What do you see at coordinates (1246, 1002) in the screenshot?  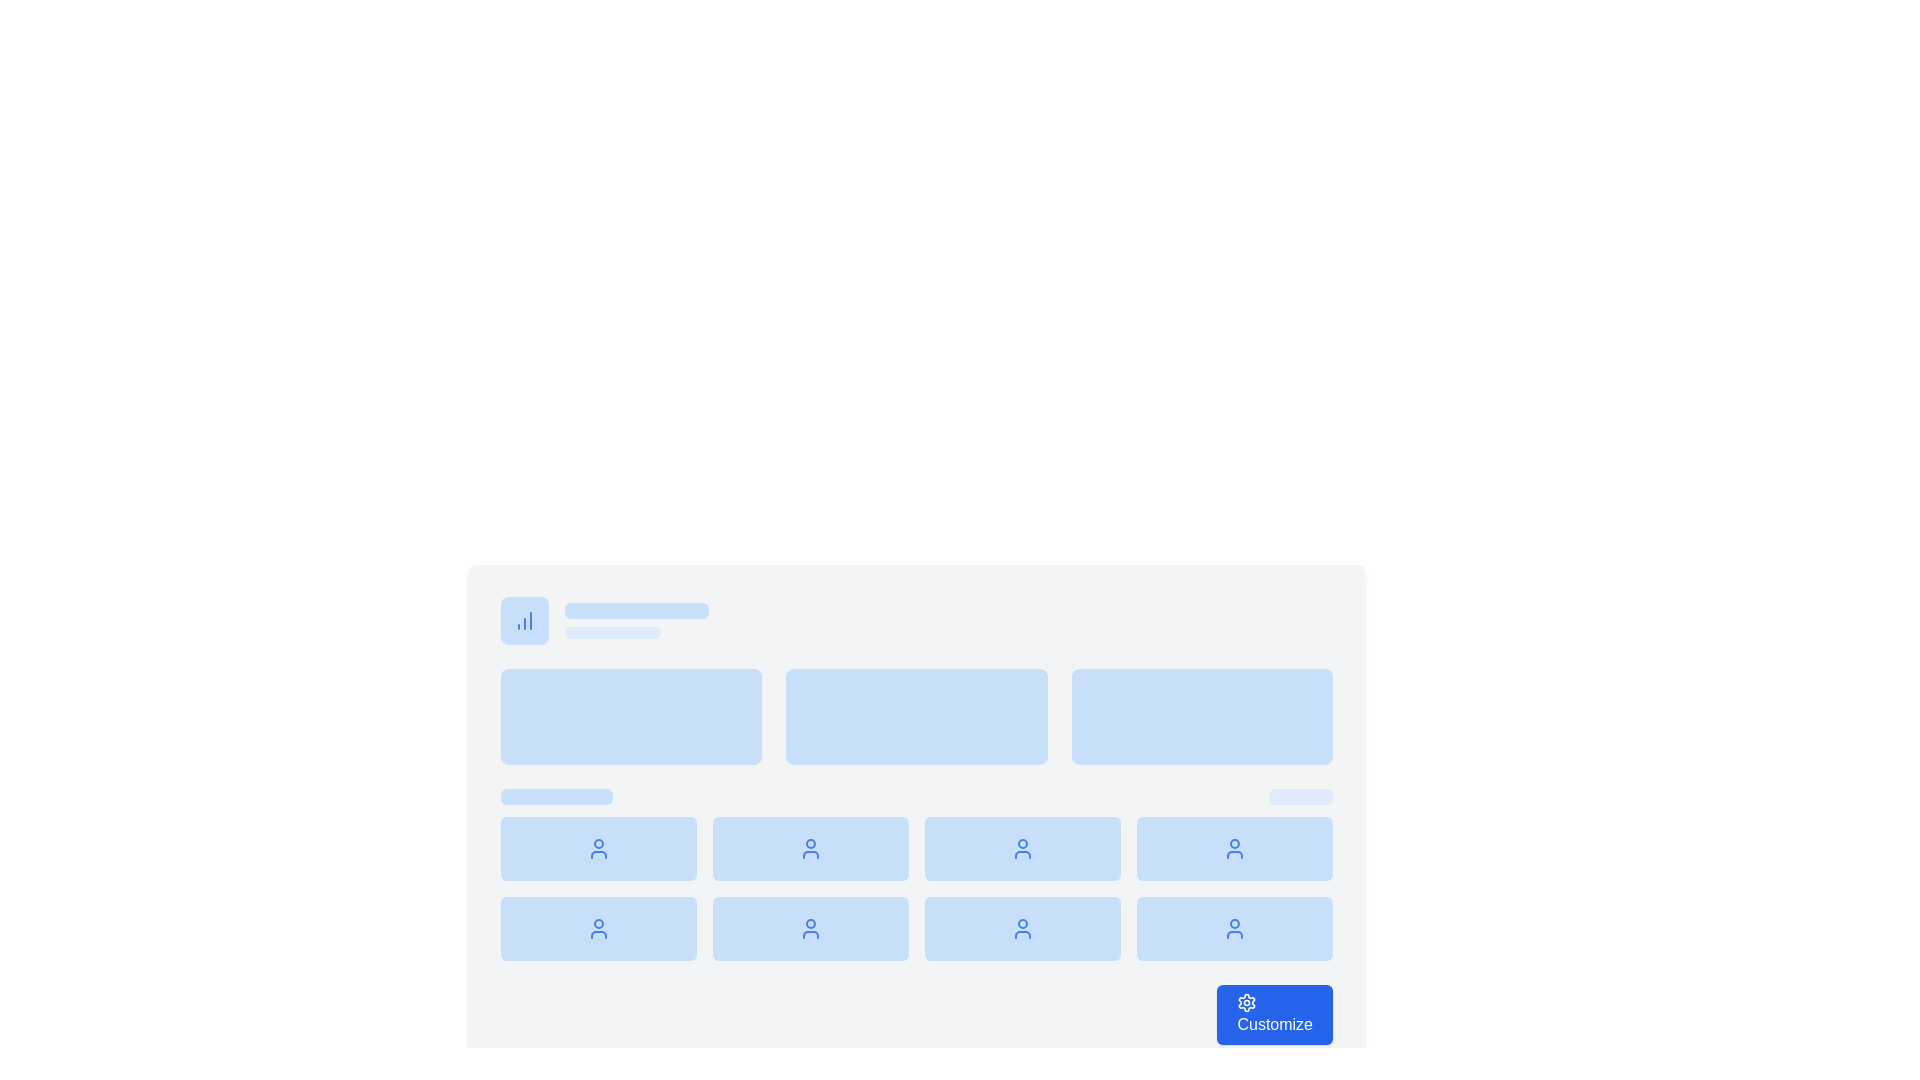 I see `the gear-shaped icon, which is rendered in white and positioned to the left of the 'Customize' text inside the blue button` at bounding box center [1246, 1002].